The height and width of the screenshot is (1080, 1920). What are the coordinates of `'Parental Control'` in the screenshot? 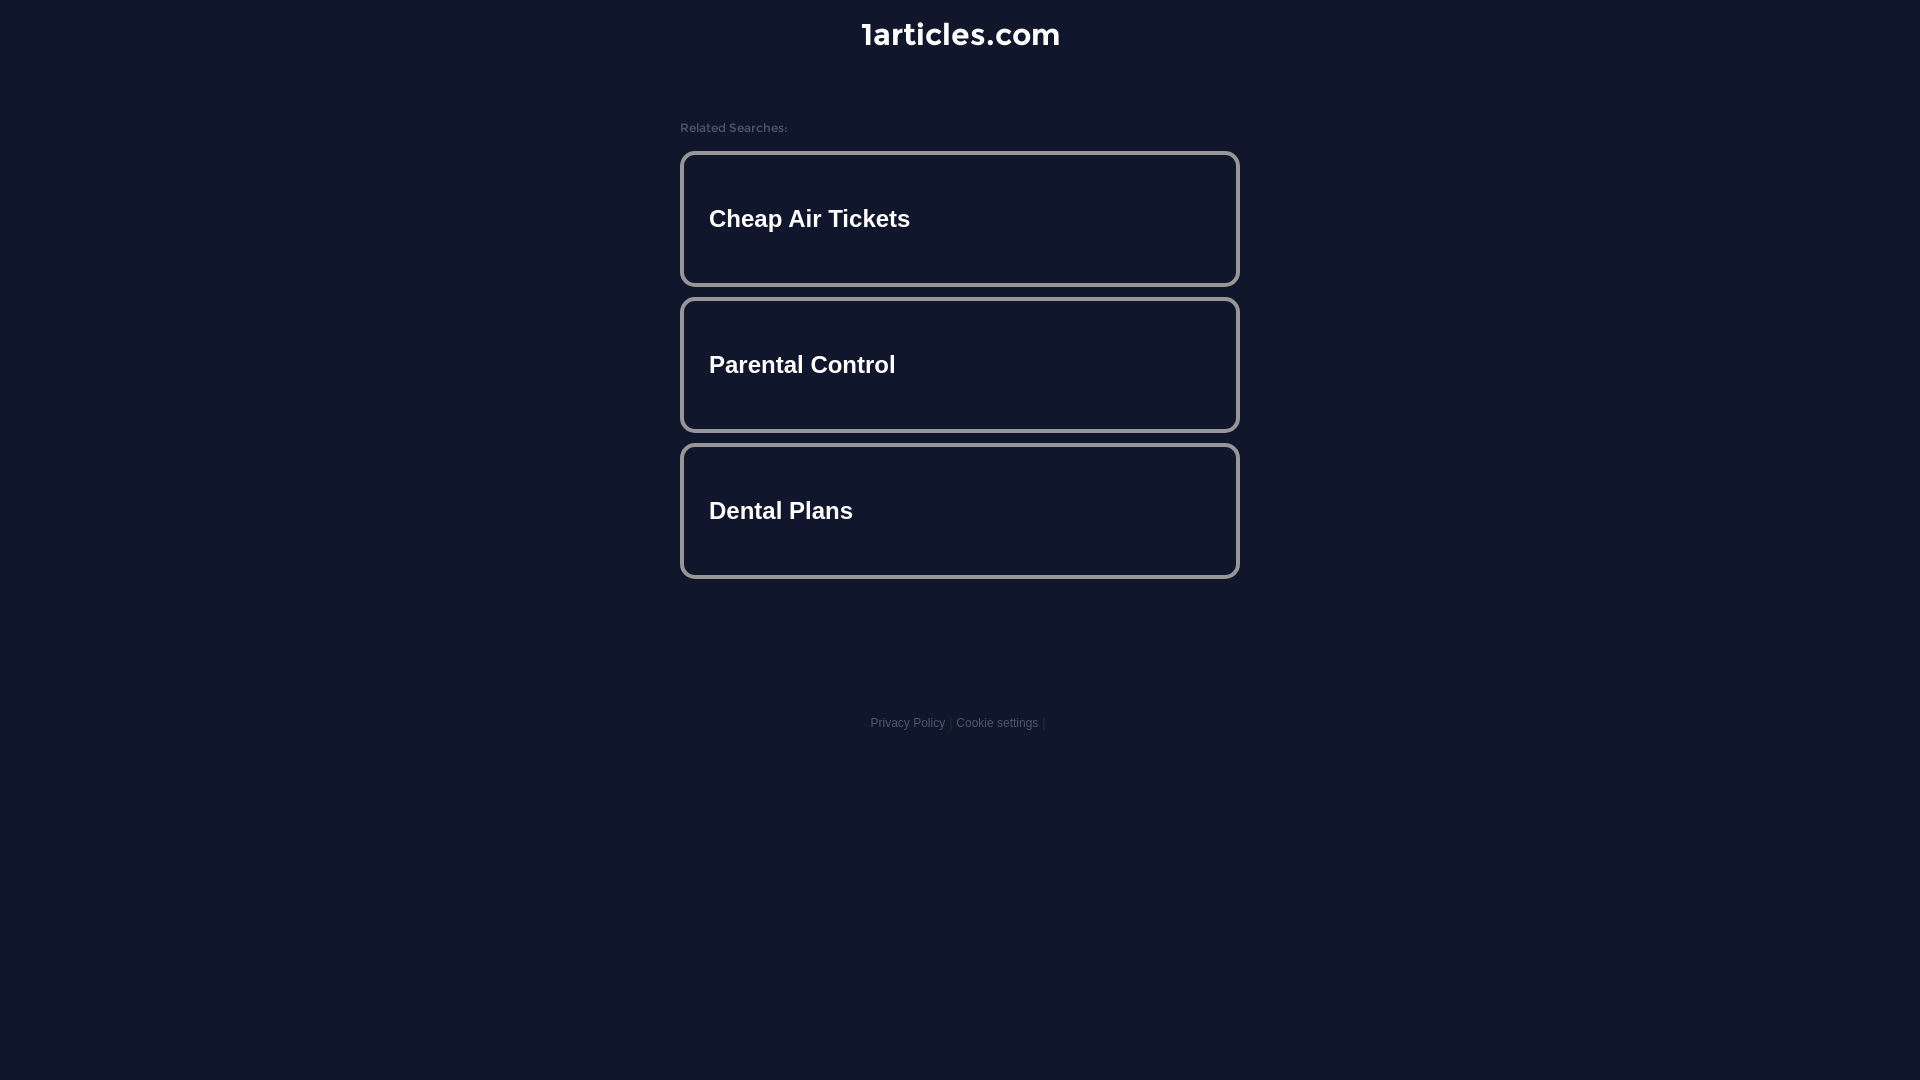 It's located at (960, 365).